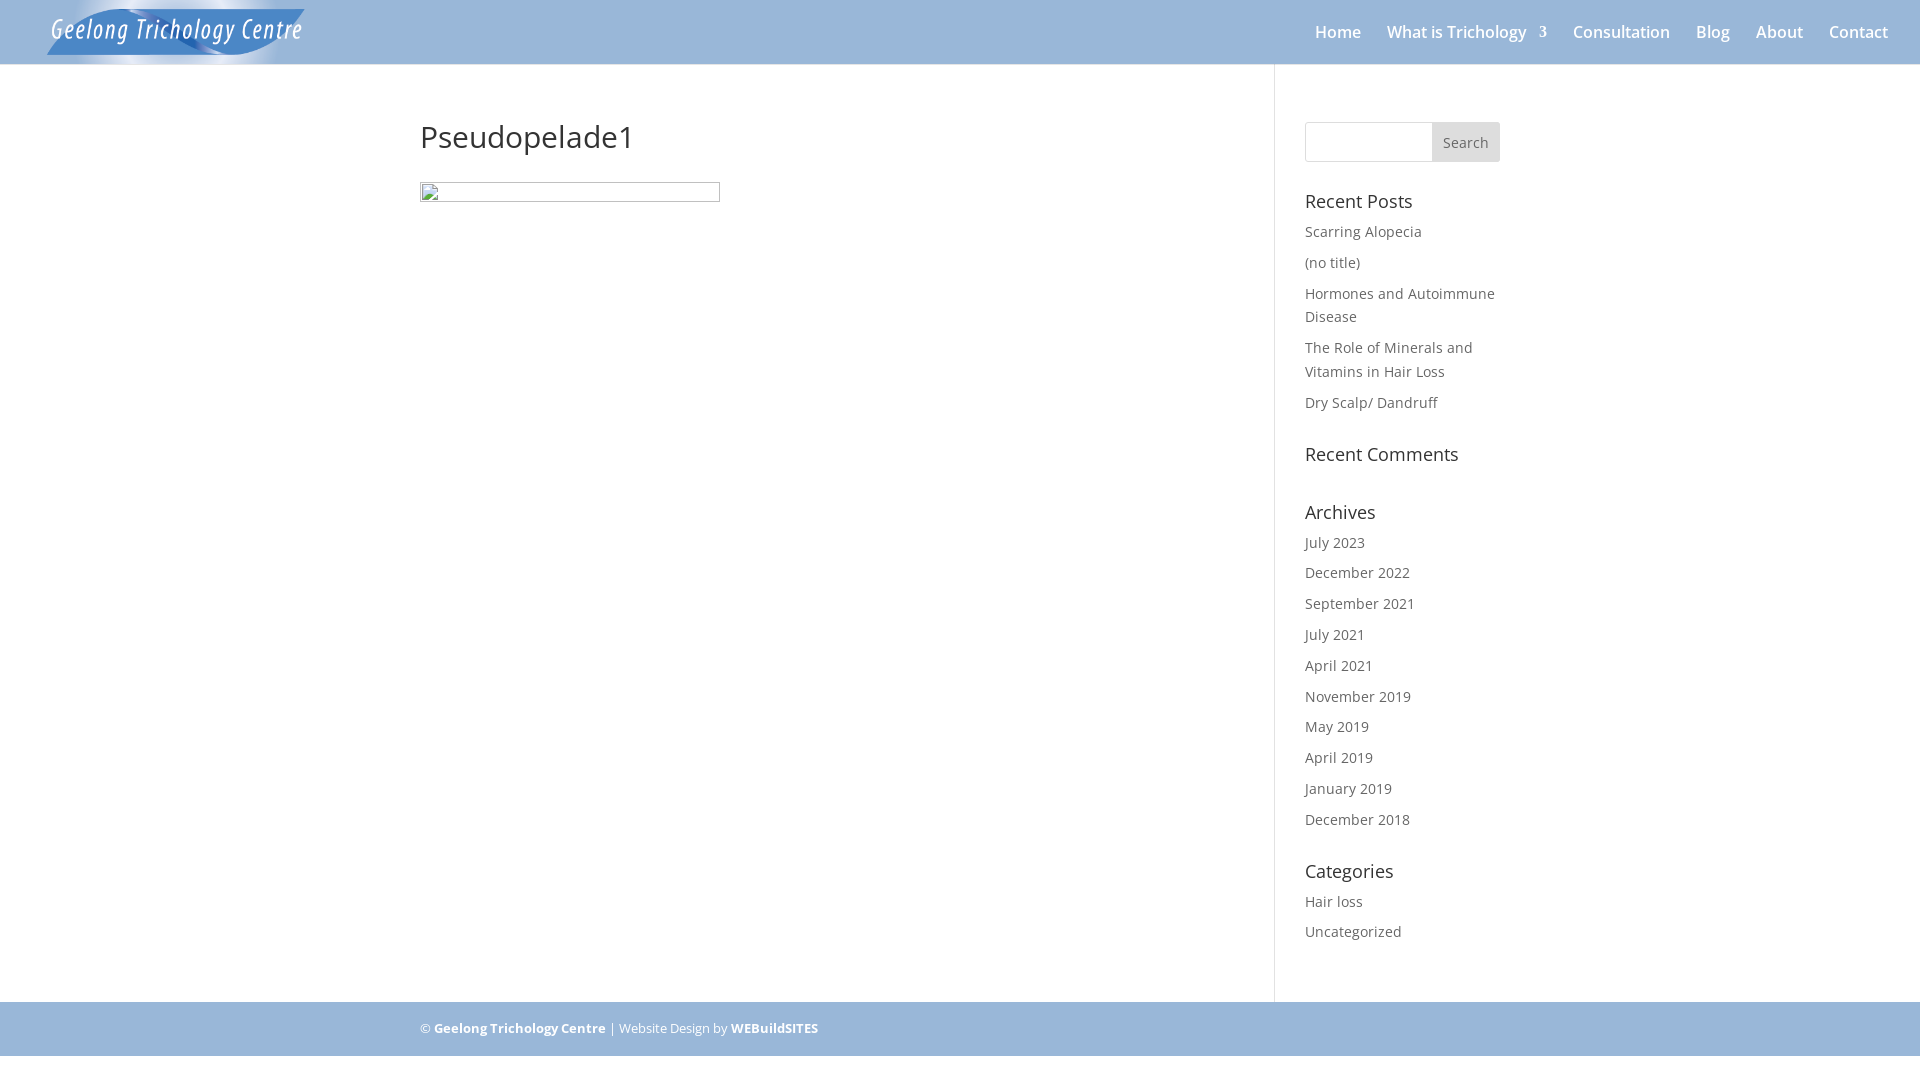 The width and height of the screenshot is (1920, 1080). Describe the element at coordinates (1353, 931) in the screenshot. I see `'Uncategorized'` at that location.